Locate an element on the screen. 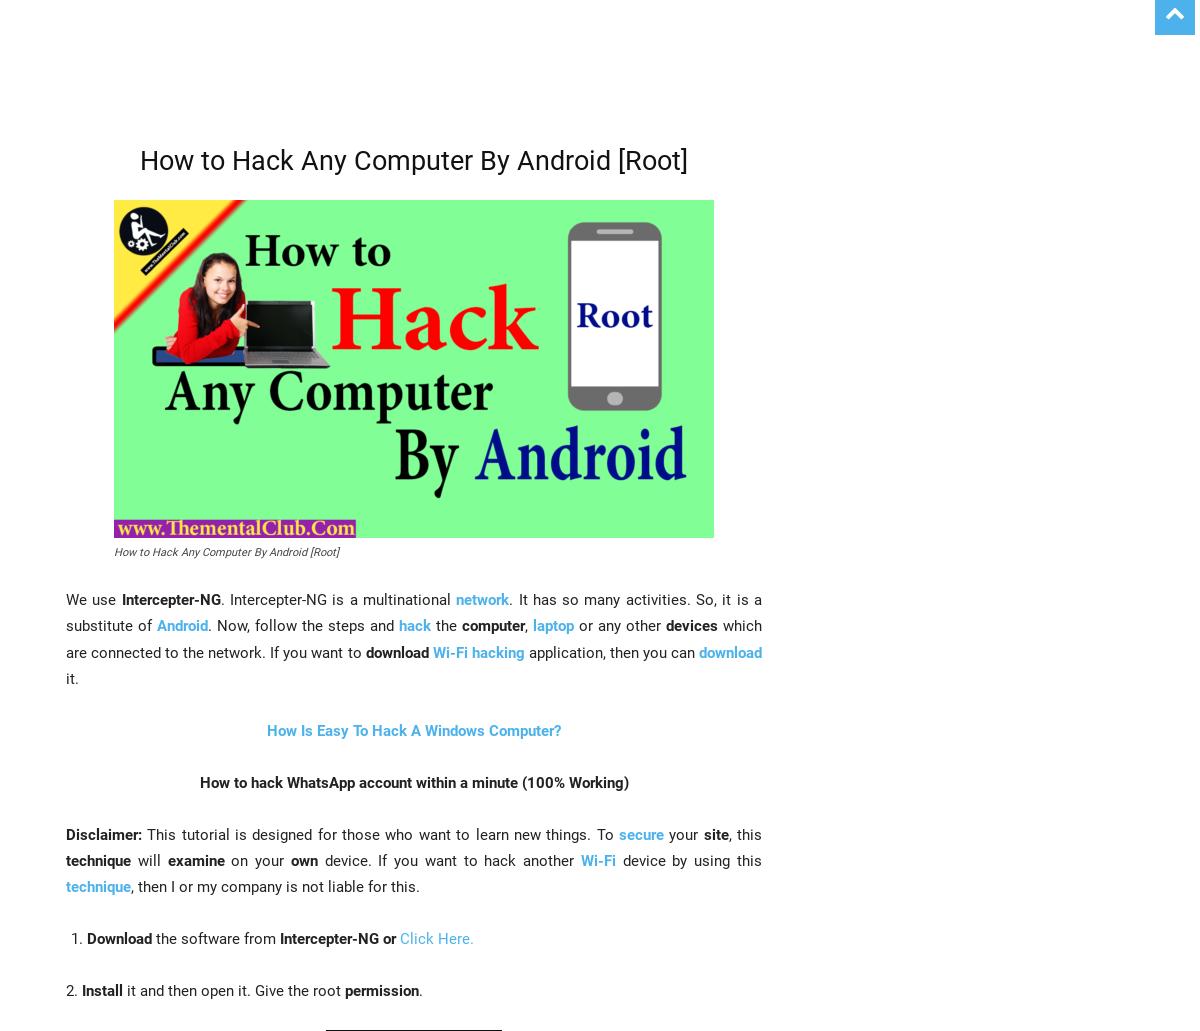 The image size is (1200, 1031). 'Install' is located at coordinates (81, 989).